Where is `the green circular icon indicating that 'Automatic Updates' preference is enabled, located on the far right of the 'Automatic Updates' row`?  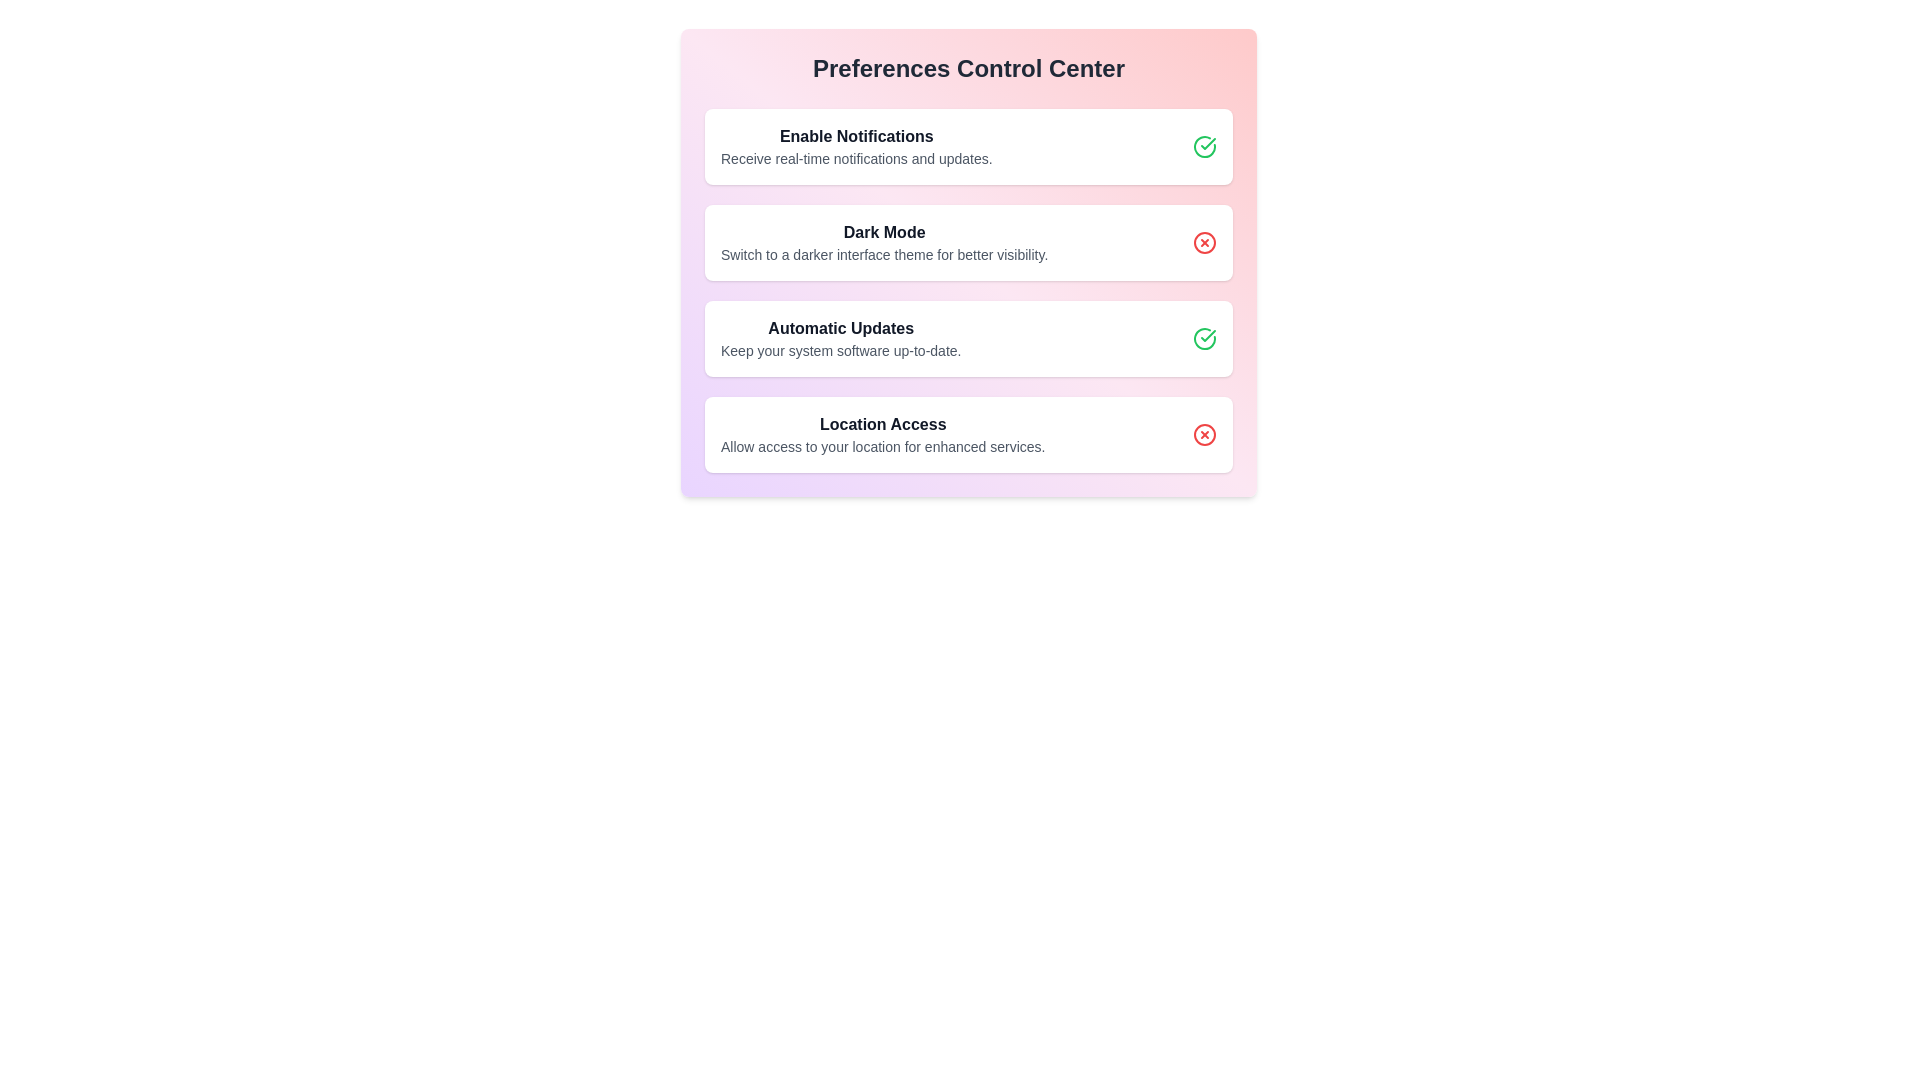 the green circular icon indicating that 'Automatic Updates' preference is enabled, located on the far right of the 'Automatic Updates' row is located at coordinates (1207, 142).